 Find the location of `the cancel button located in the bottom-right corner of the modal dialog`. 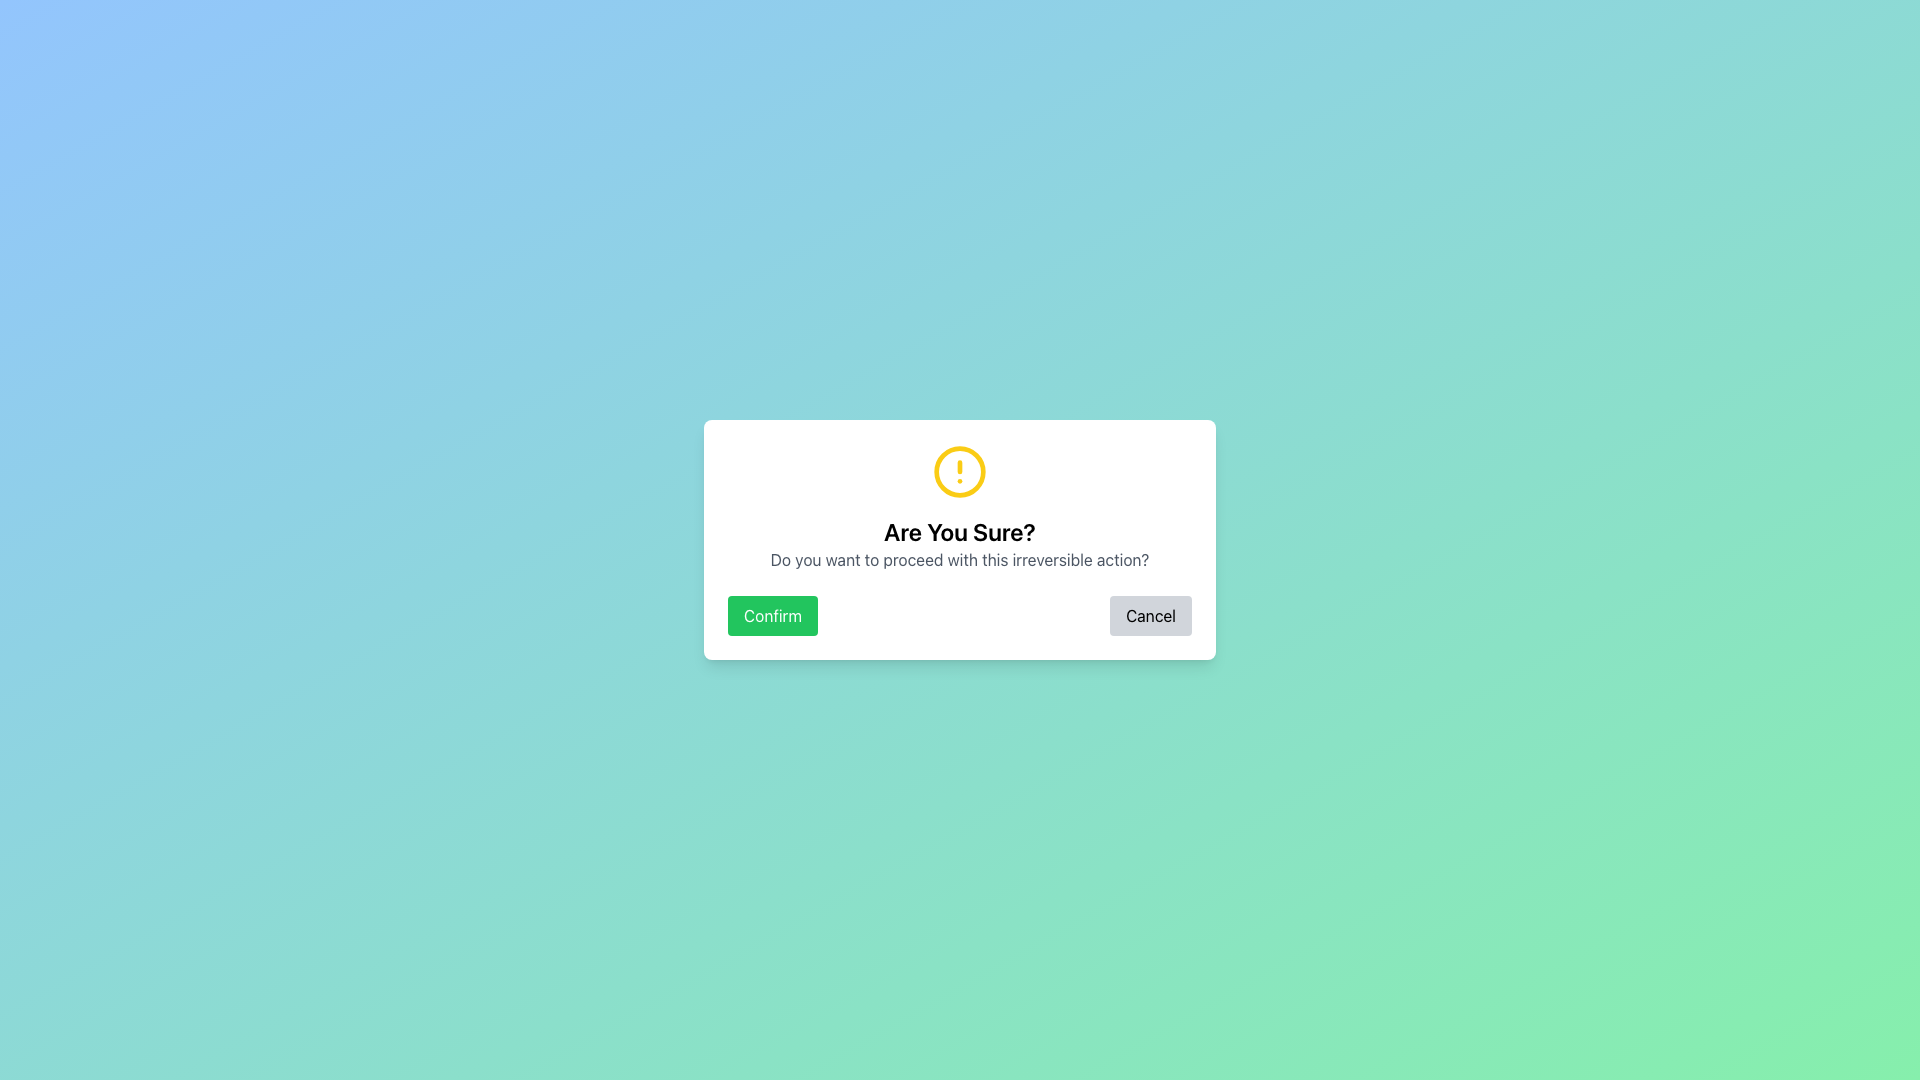

the cancel button located in the bottom-right corner of the modal dialog is located at coordinates (1151, 615).